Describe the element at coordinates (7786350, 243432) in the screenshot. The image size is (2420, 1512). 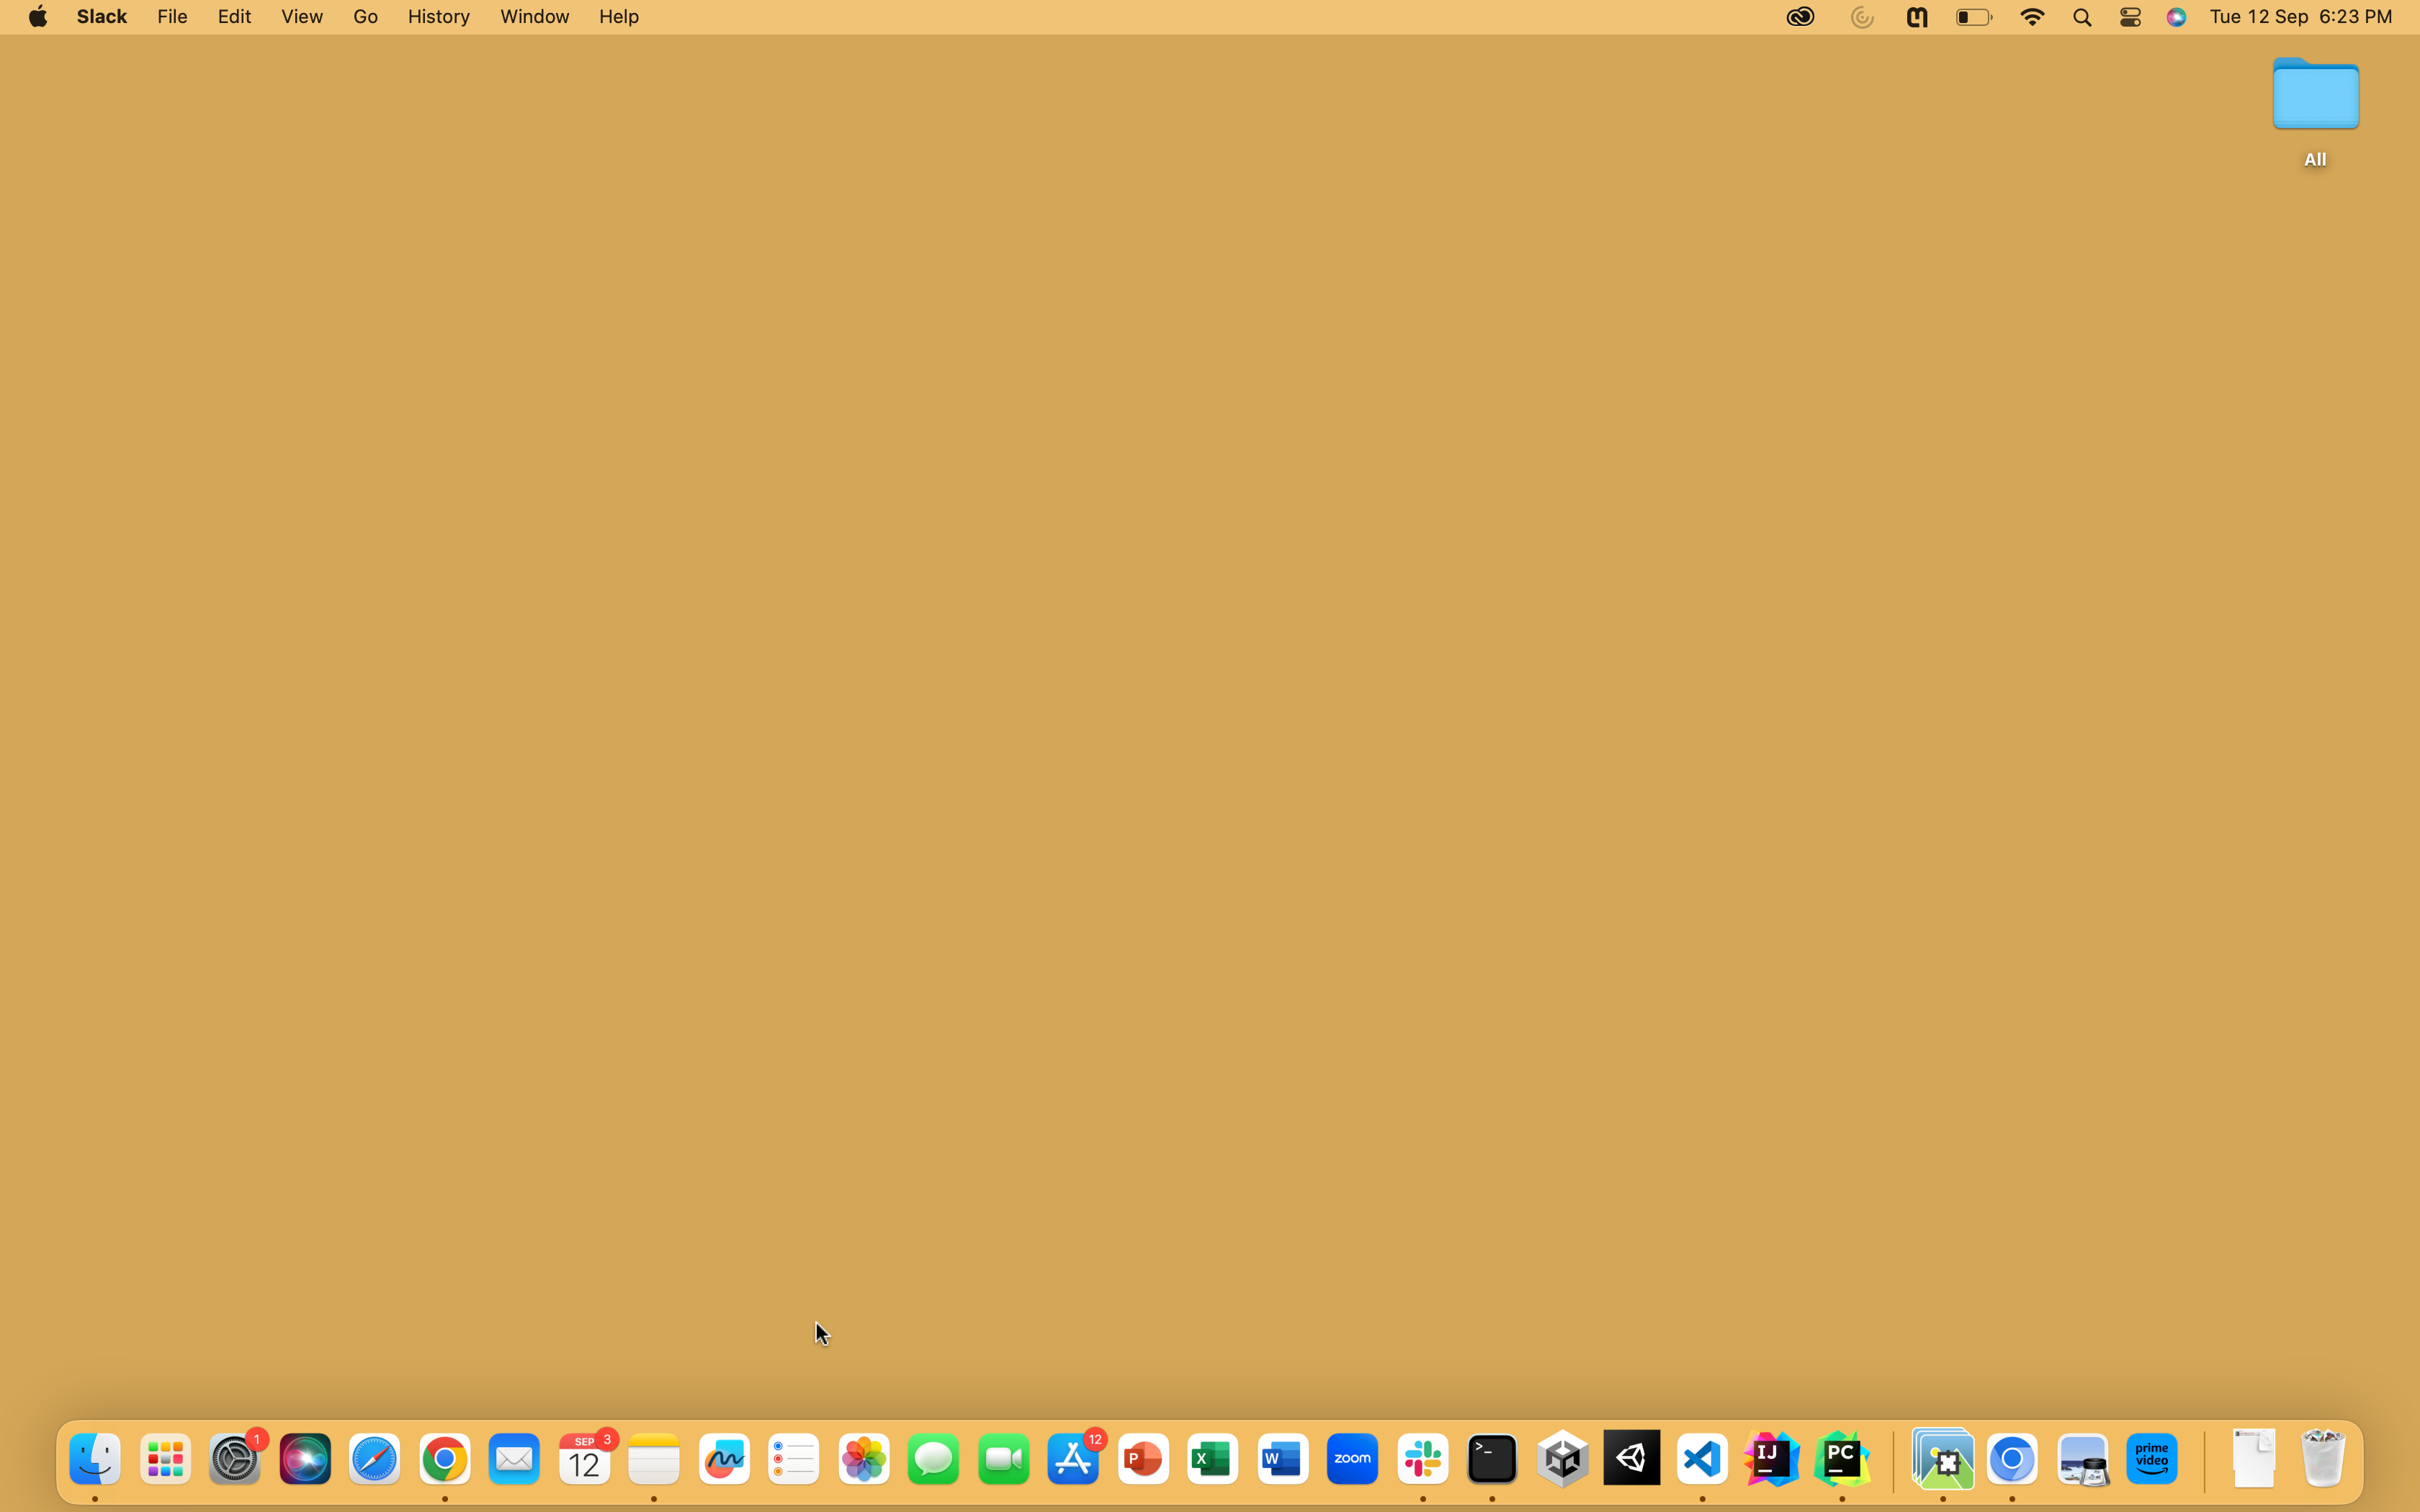
I see `Relocate the folder into the trash bin by dragging it` at that location.